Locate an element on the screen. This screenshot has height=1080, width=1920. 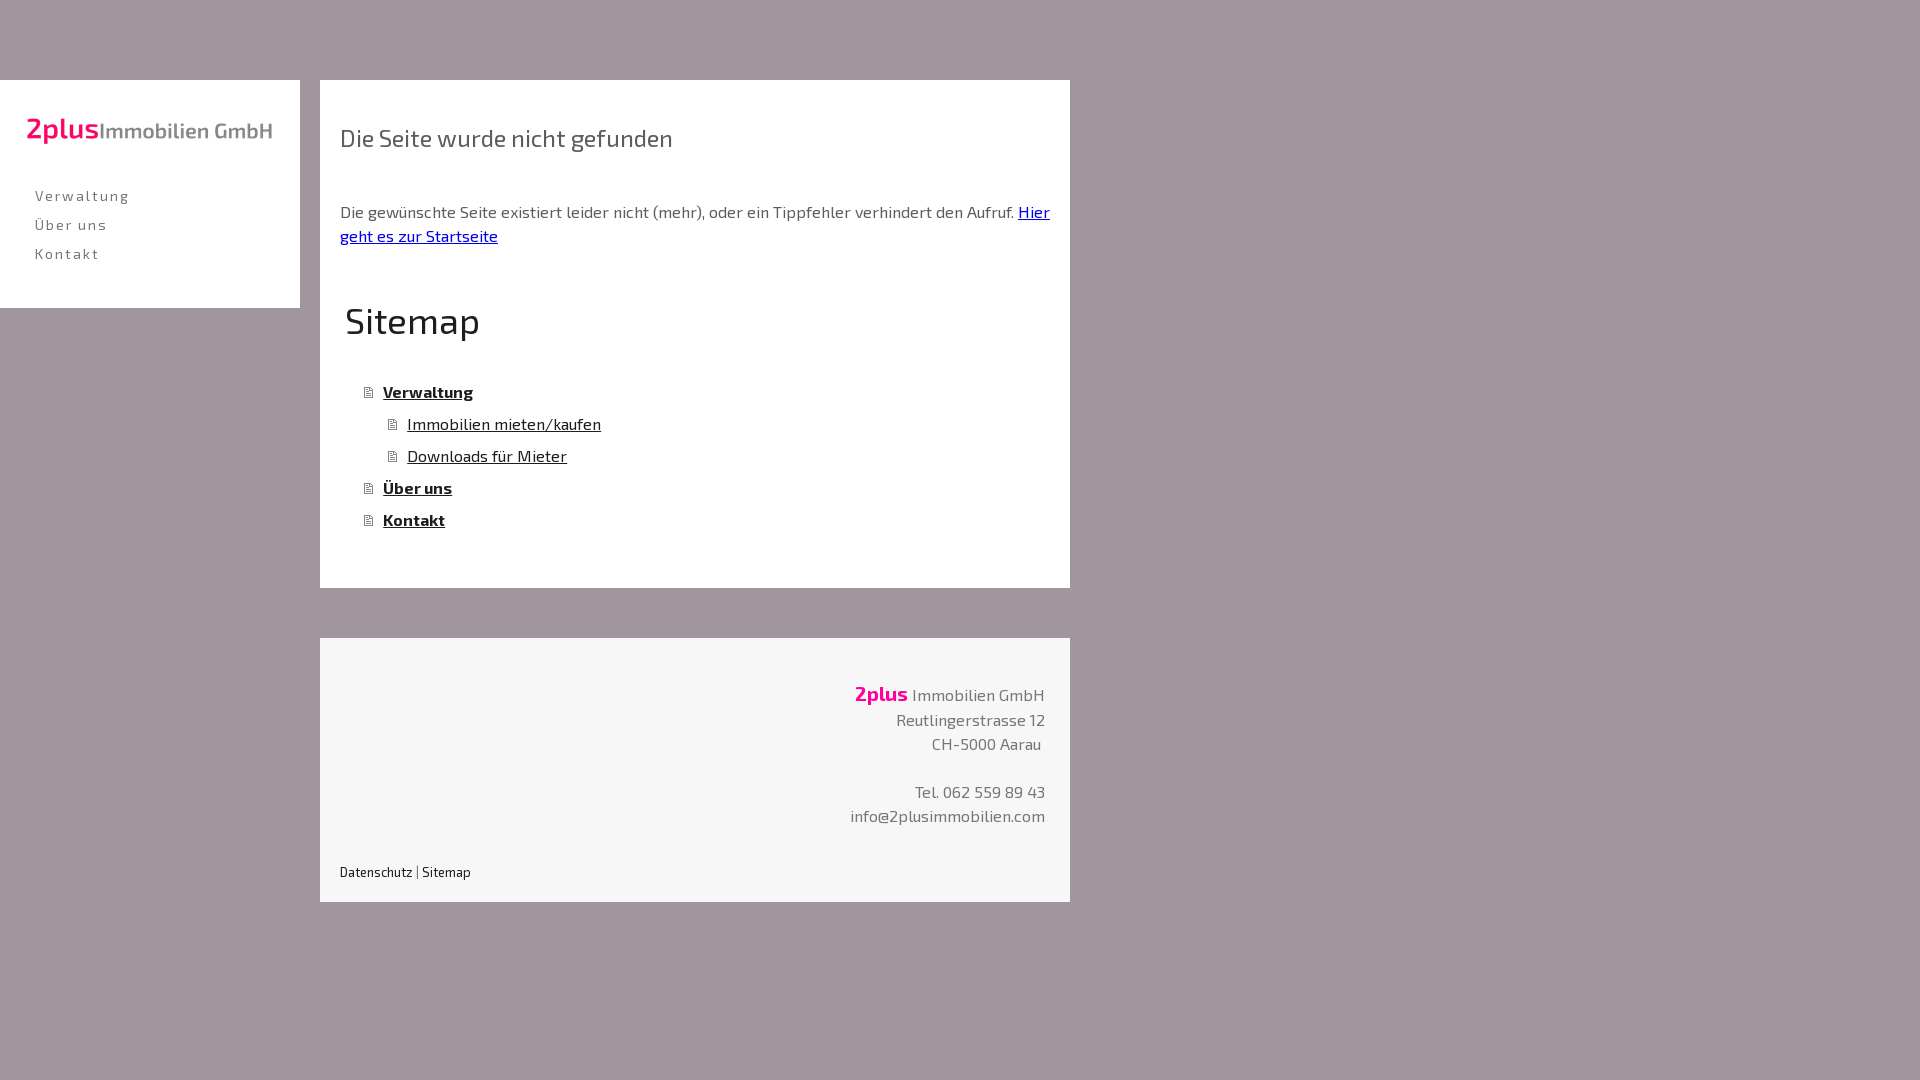
'Kontakt' is located at coordinates (148, 252).